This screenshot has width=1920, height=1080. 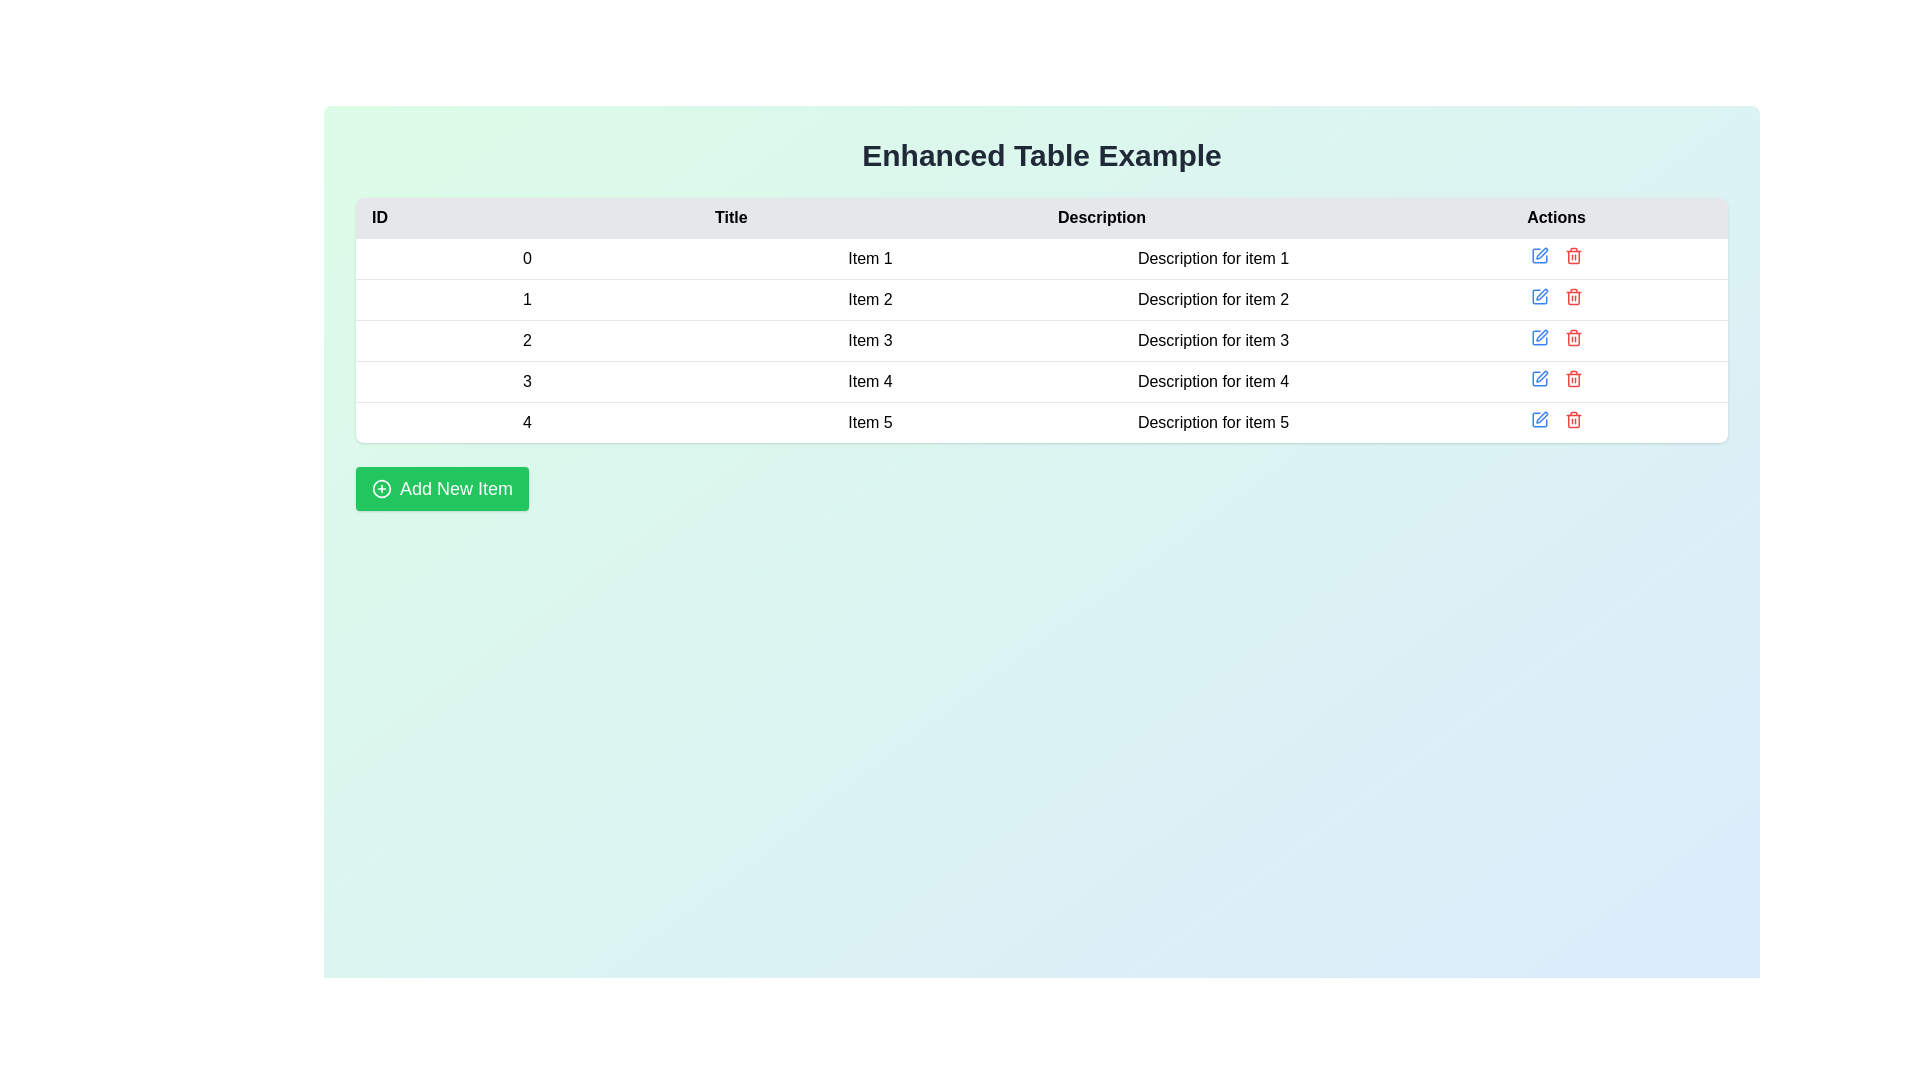 What do you see at coordinates (1540, 294) in the screenshot?
I see `the edit icon in the 'Actions' column for the second row` at bounding box center [1540, 294].